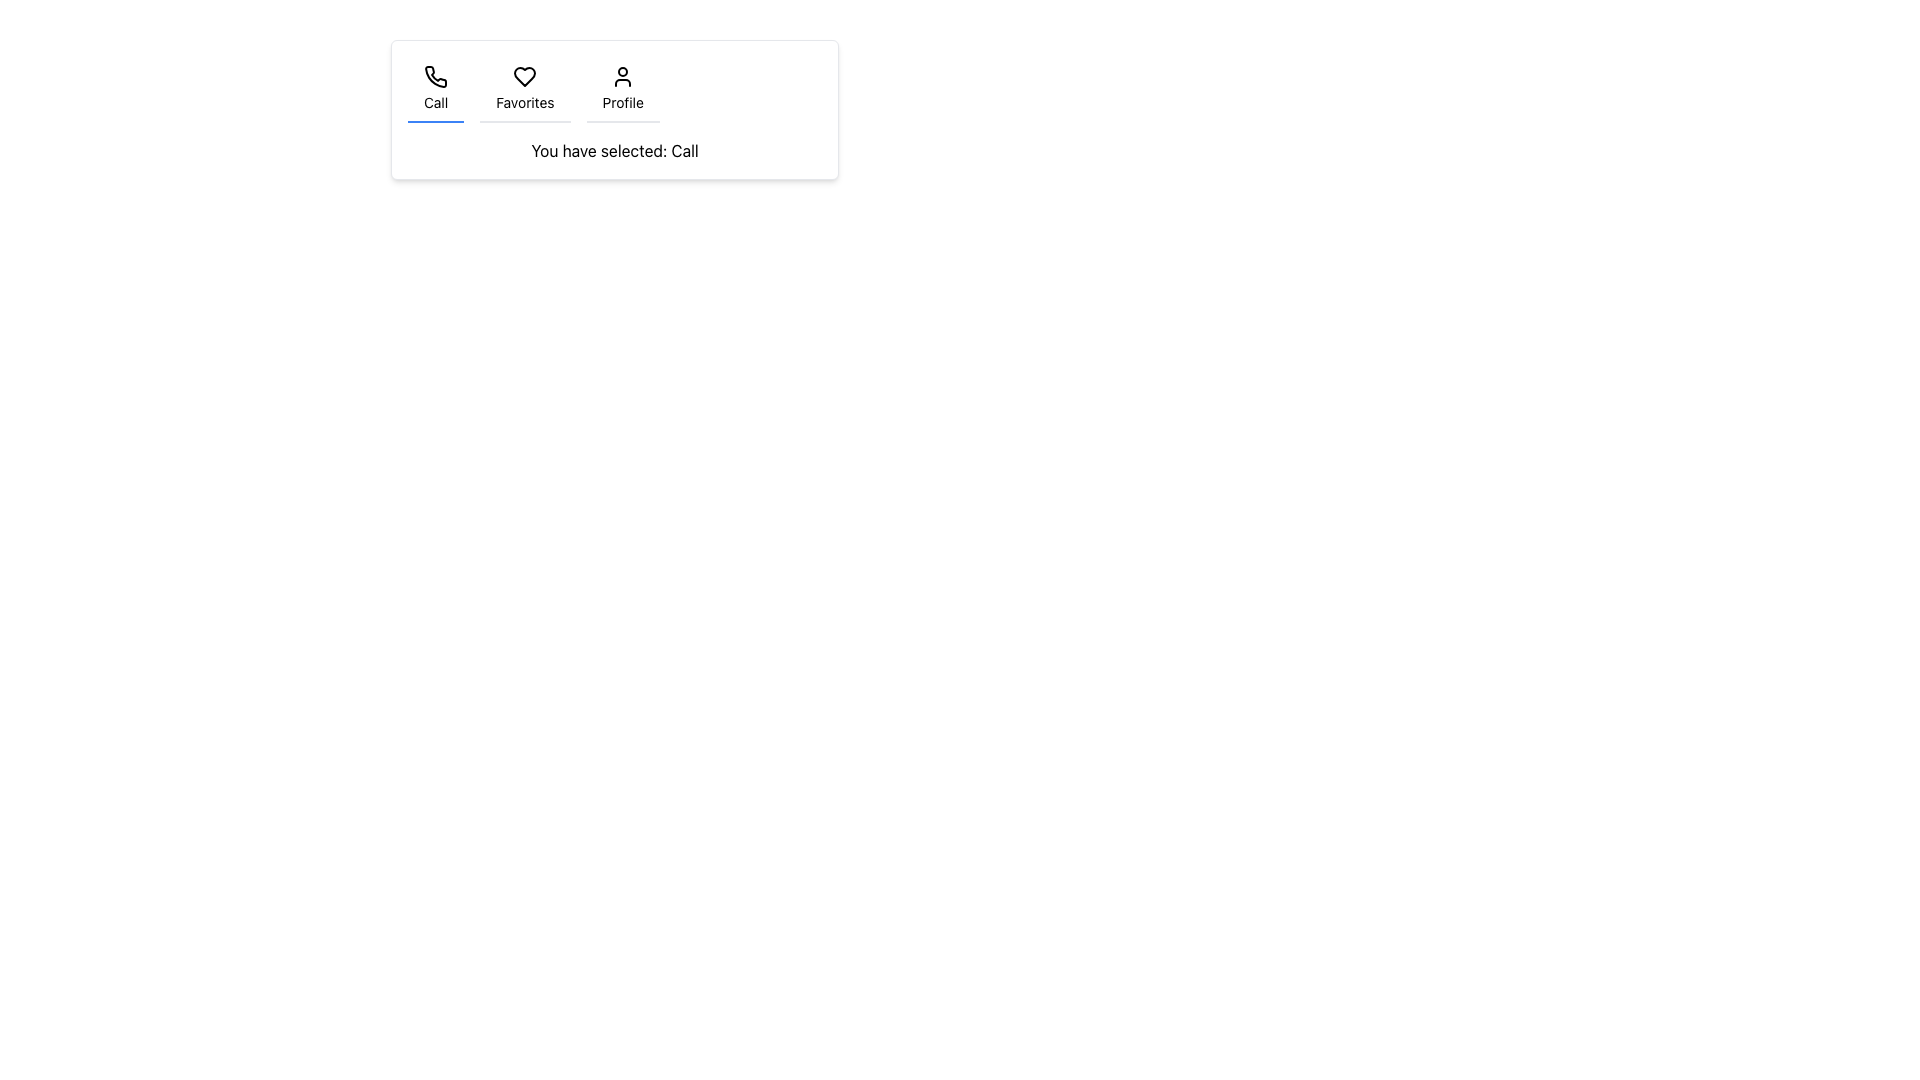  What do you see at coordinates (525, 103) in the screenshot?
I see `the 'Favorites' text label located below the heart-shaped icon in the vertical menu section` at bounding box center [525, 103].